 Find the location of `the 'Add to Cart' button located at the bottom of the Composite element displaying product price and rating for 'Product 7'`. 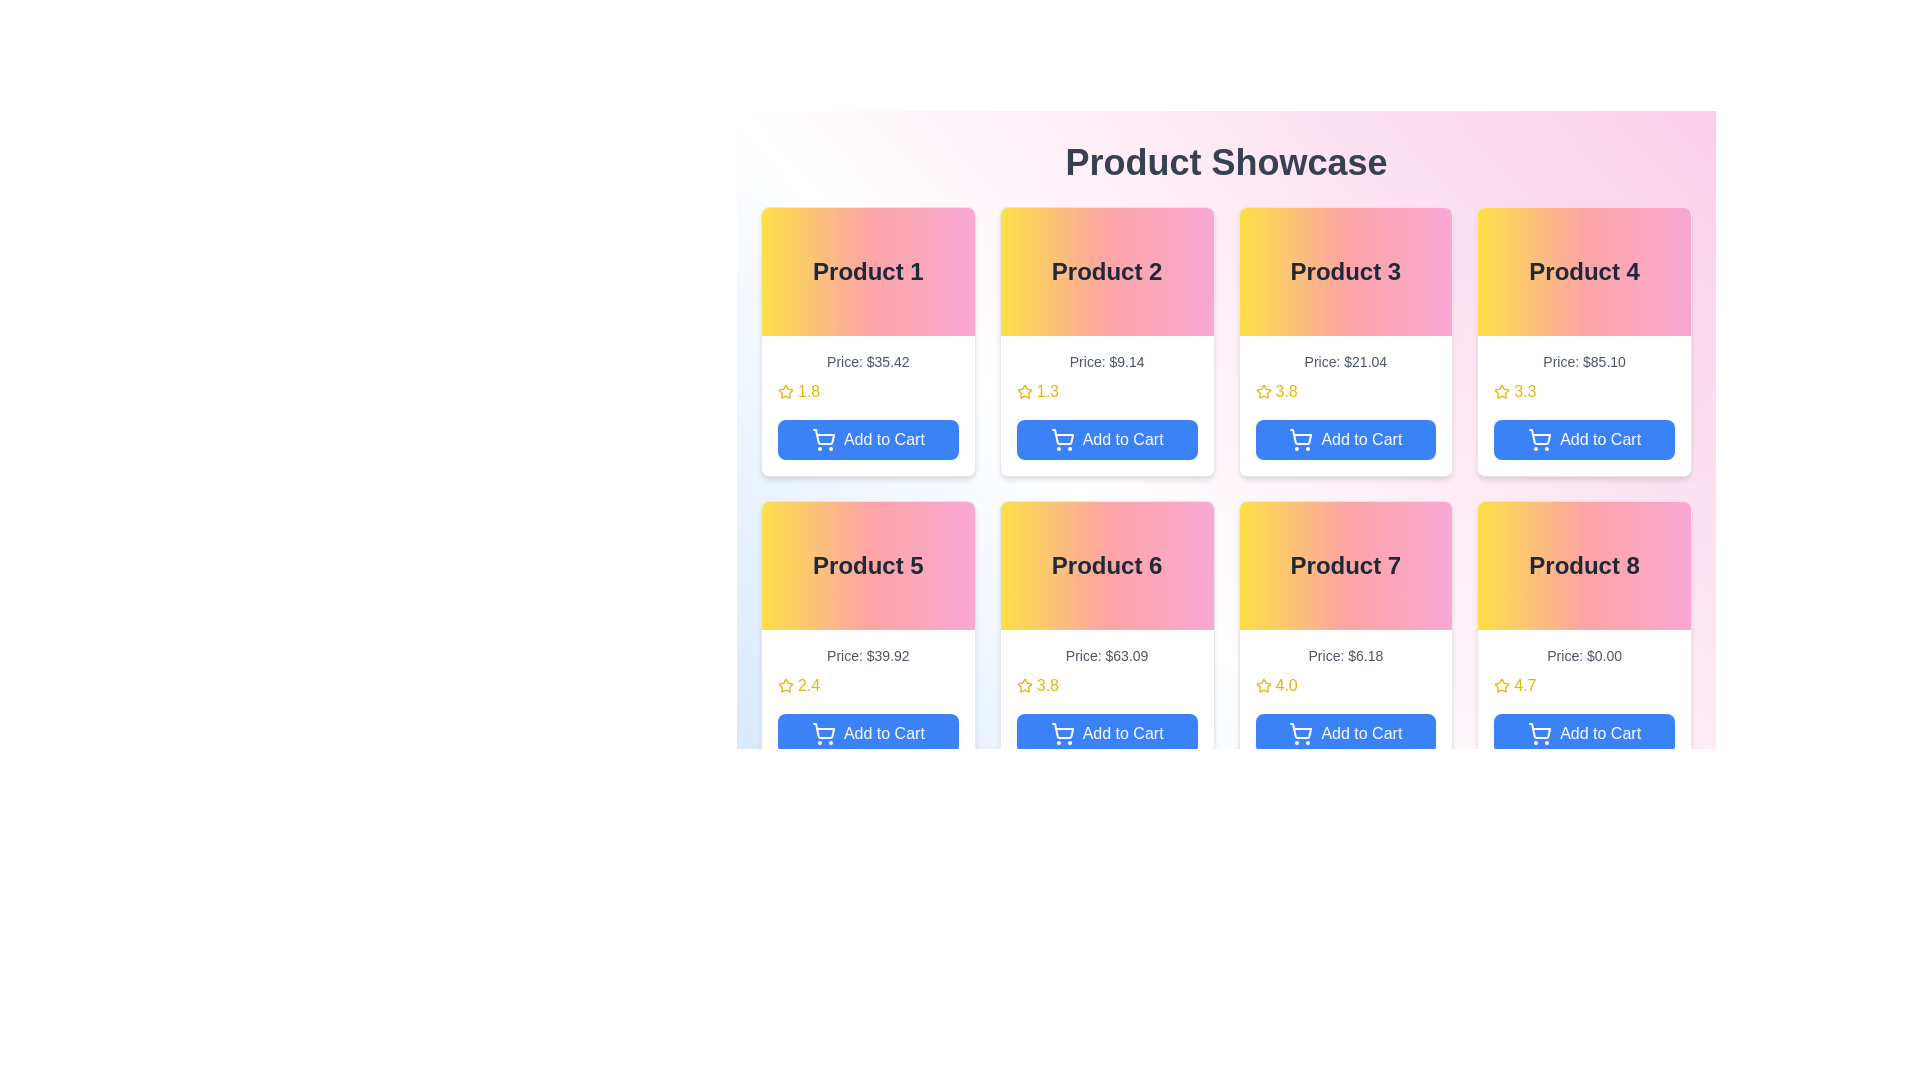

the 'Add to Cart' button located at the bottom of the Composite element displaying product price and rating for 'Product 7' is located at coordinates (1345, 698).